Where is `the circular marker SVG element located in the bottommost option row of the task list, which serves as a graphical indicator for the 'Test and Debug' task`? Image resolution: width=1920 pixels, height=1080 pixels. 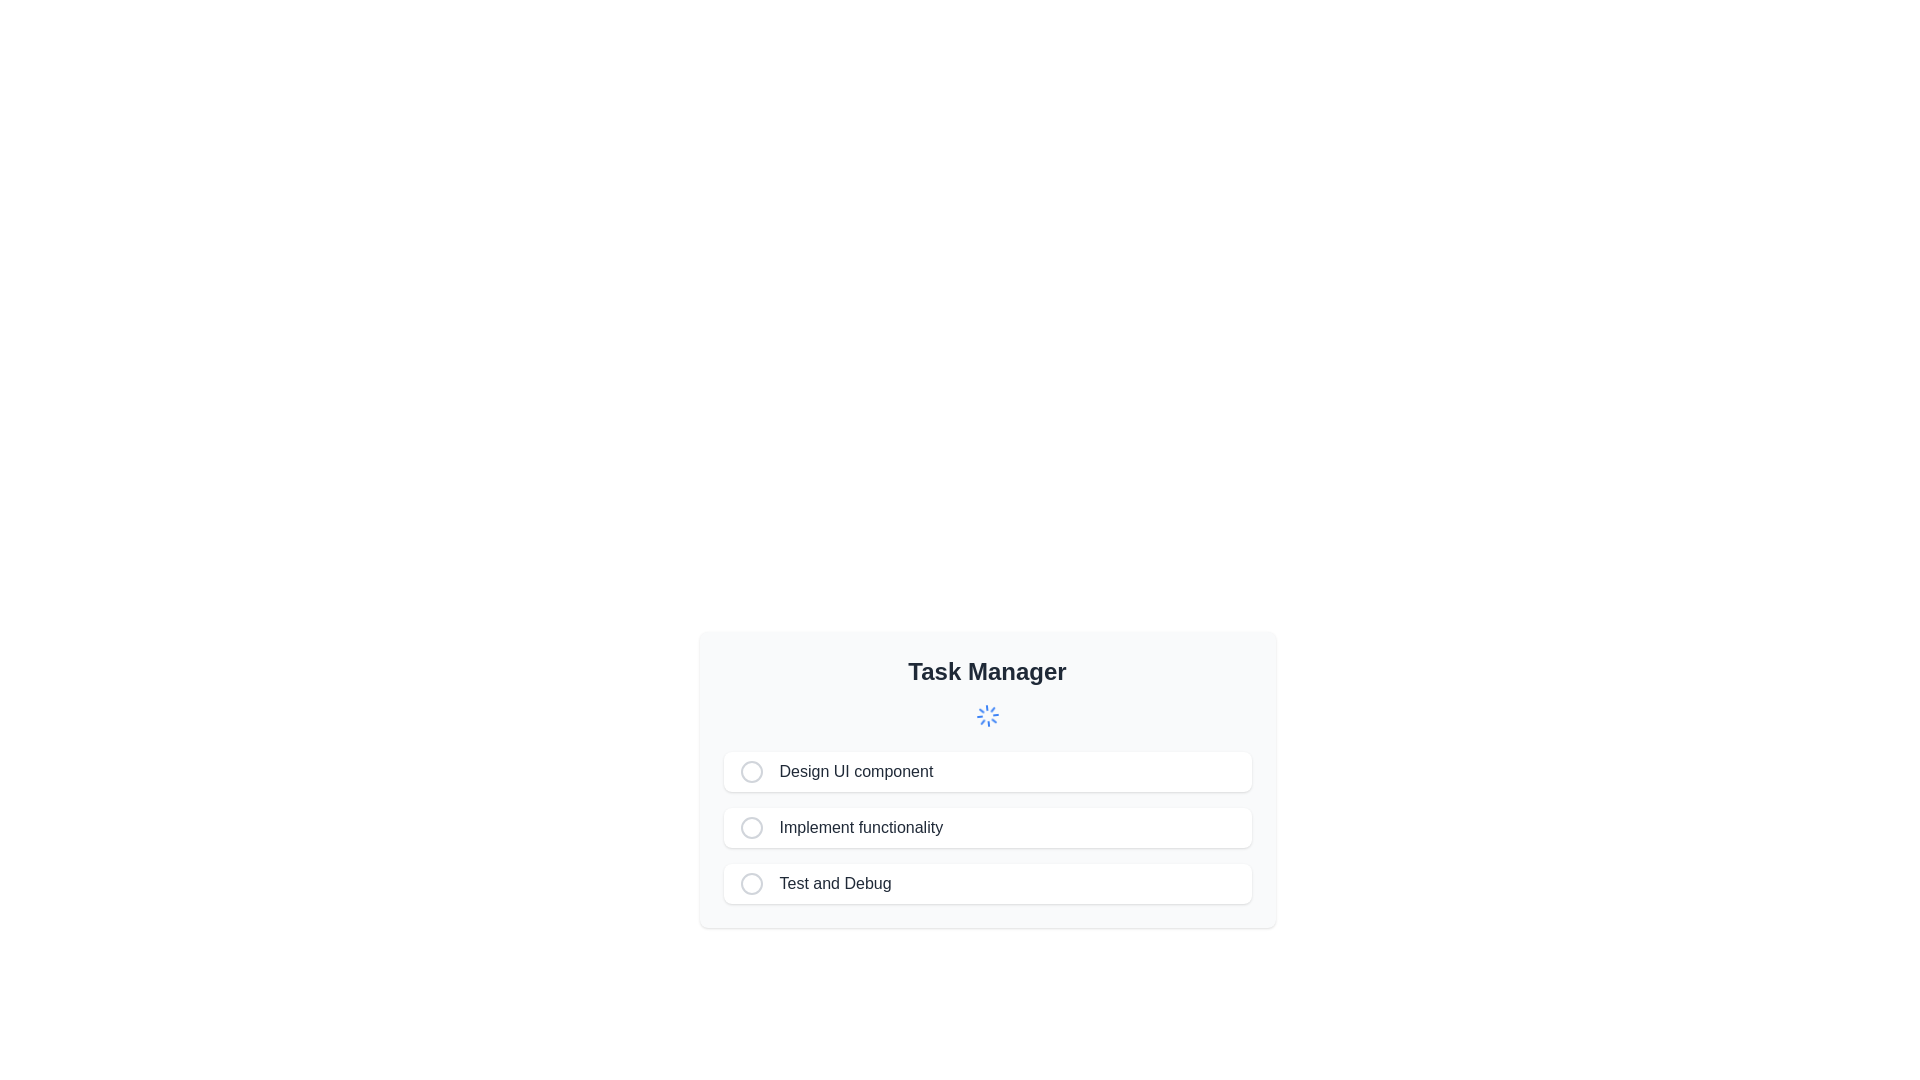
the circular marker SVG element located in the bottommost option row of the task list, which serves as a graphical indicator for the 'Test and Debug' task is located at coordinates (750, 882).